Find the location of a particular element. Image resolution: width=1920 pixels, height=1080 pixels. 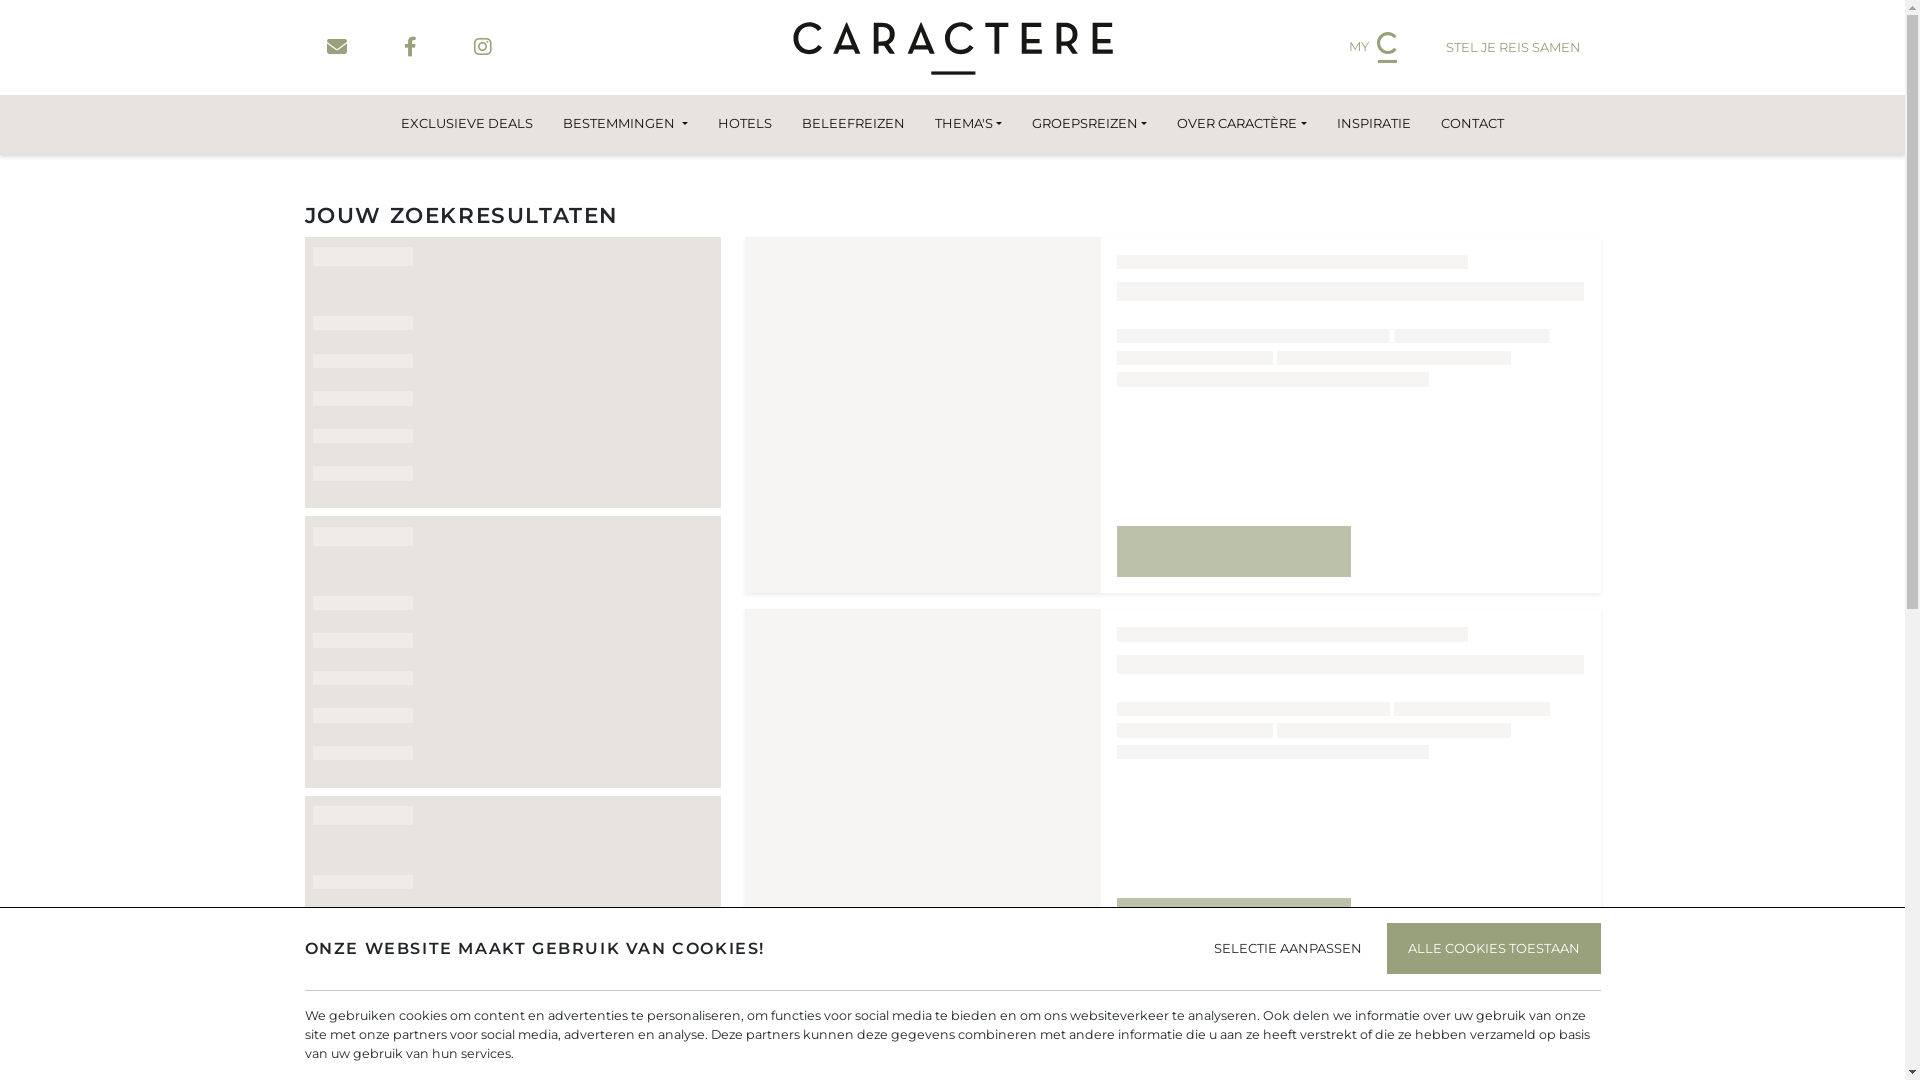

'THEMA'S' is located at coordinates (968, 123).